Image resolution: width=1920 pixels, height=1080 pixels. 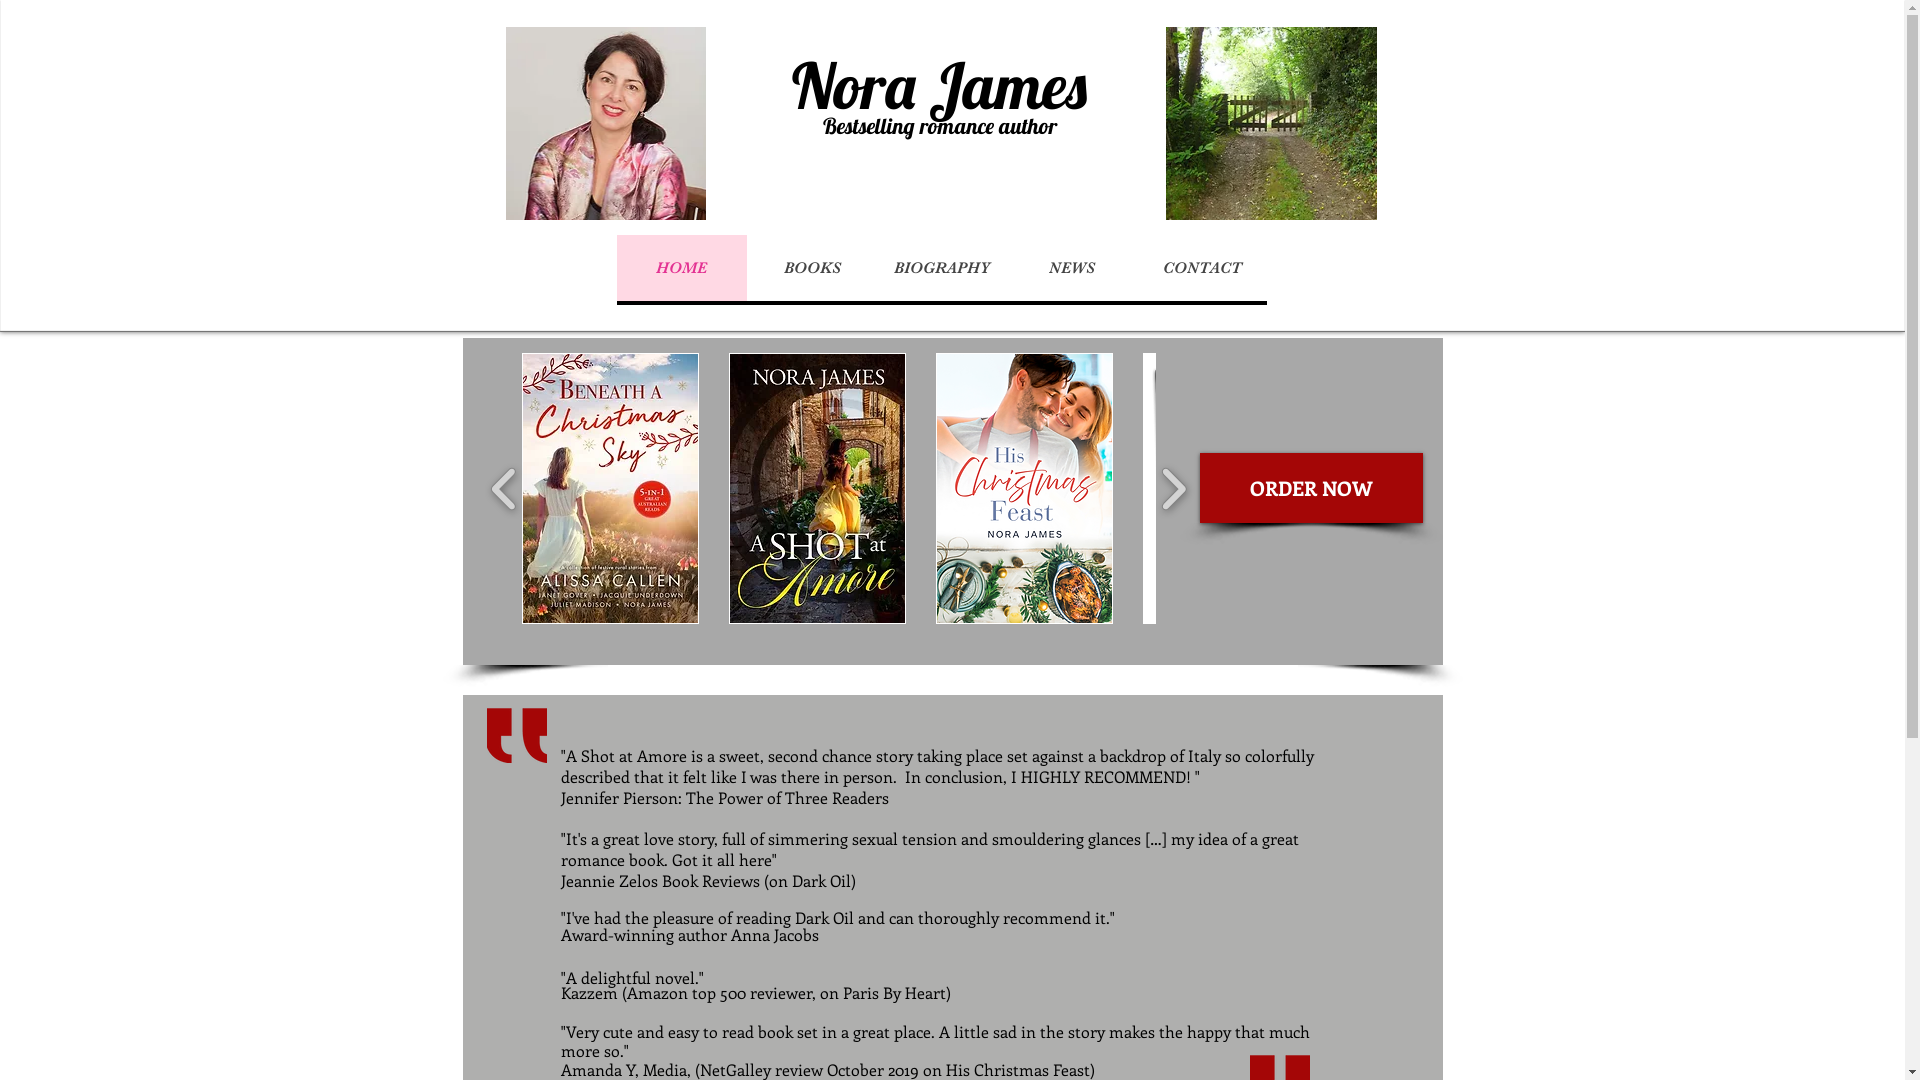 What do you see at coordinates (811, 266) in the screenshot?
I see `'BOOKS'` at bounding box center [811, 266].